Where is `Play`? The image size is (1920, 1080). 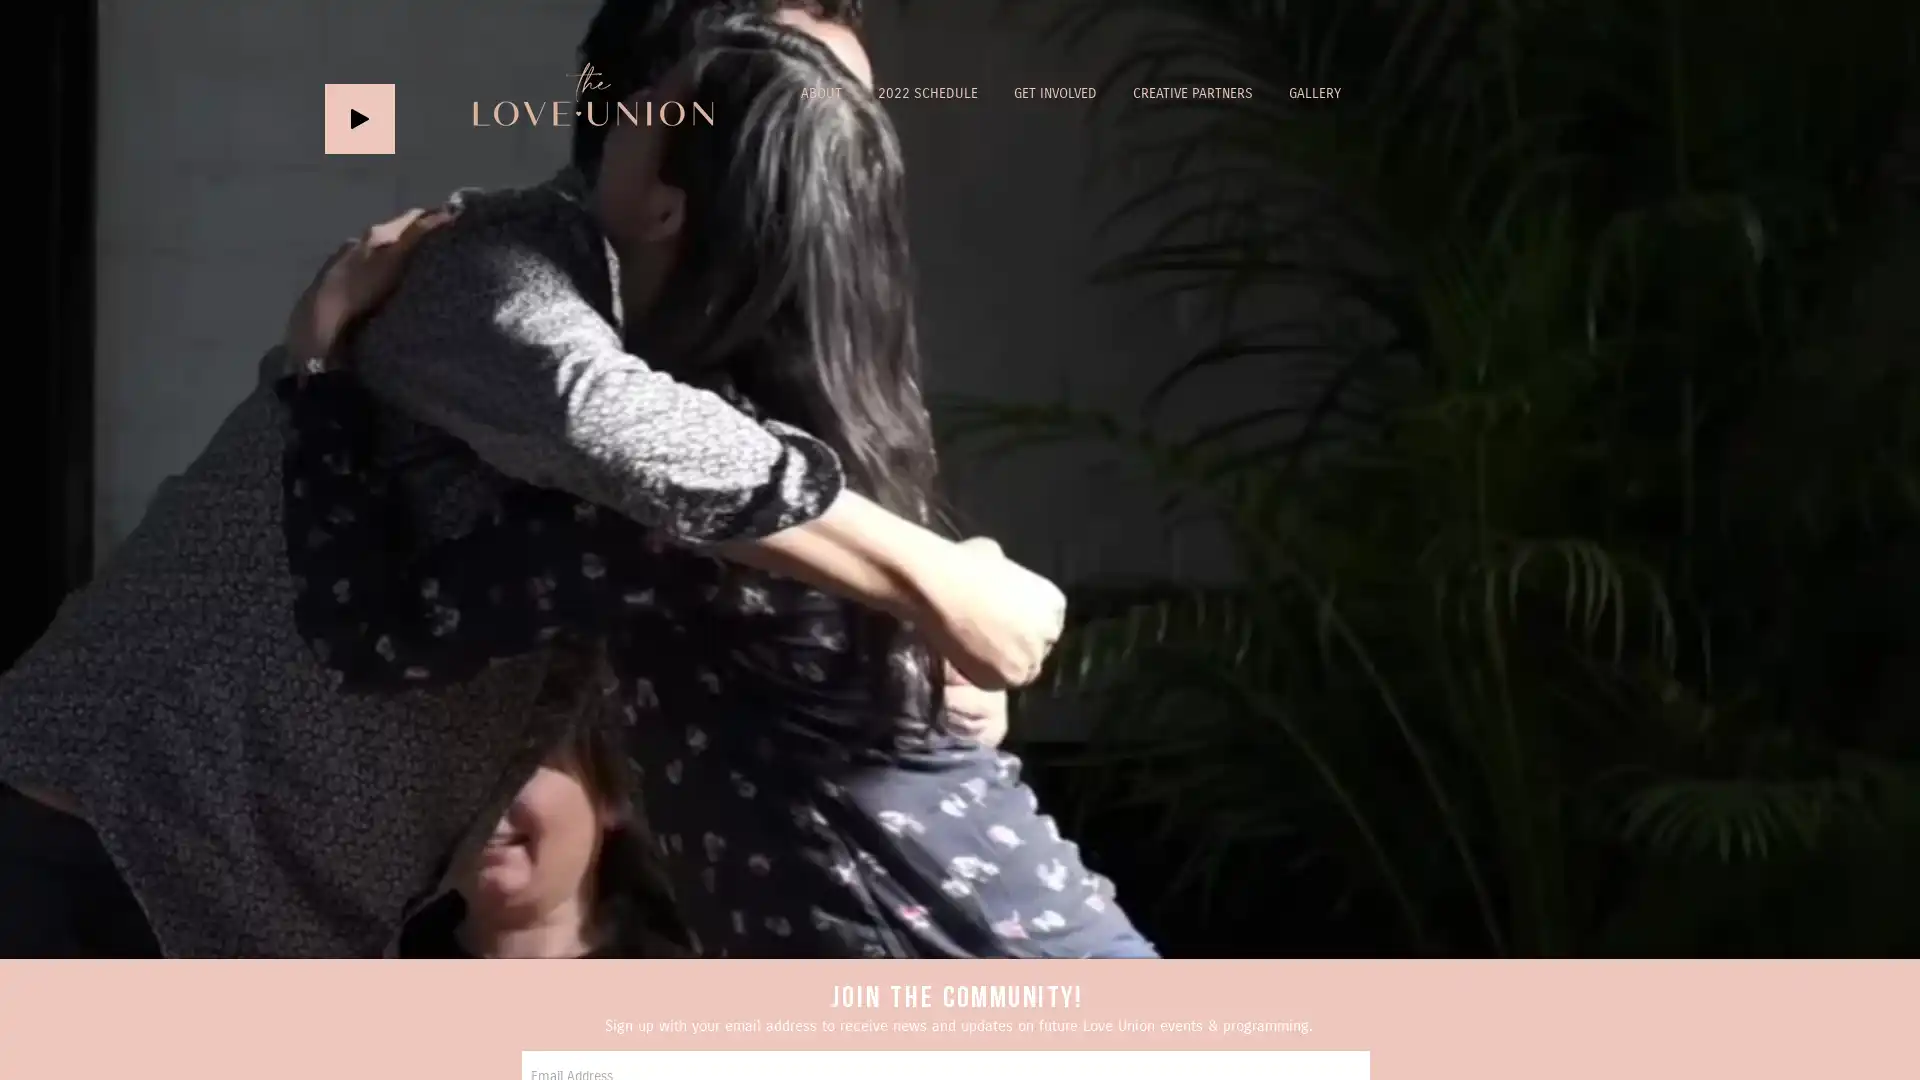 Play is located at coordinates (360, 119).